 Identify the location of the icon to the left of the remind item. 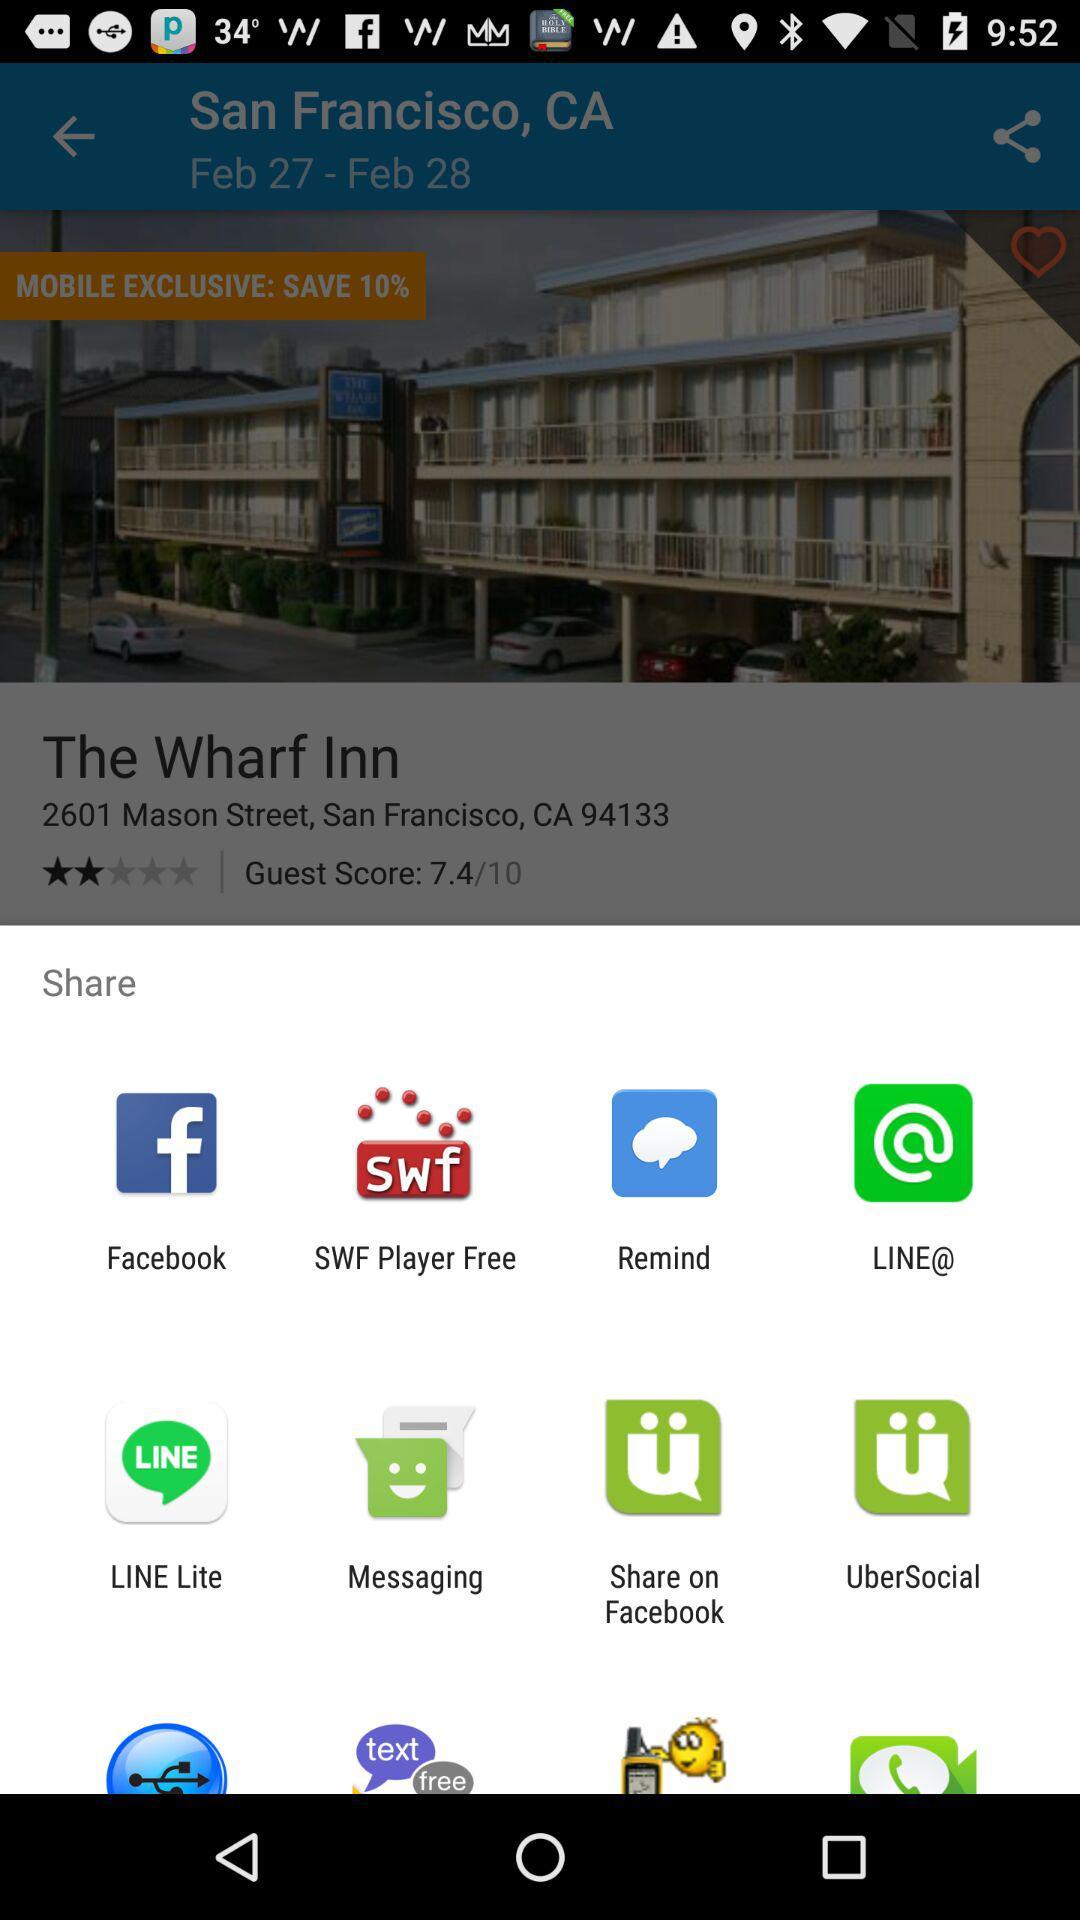
(414, 1274).